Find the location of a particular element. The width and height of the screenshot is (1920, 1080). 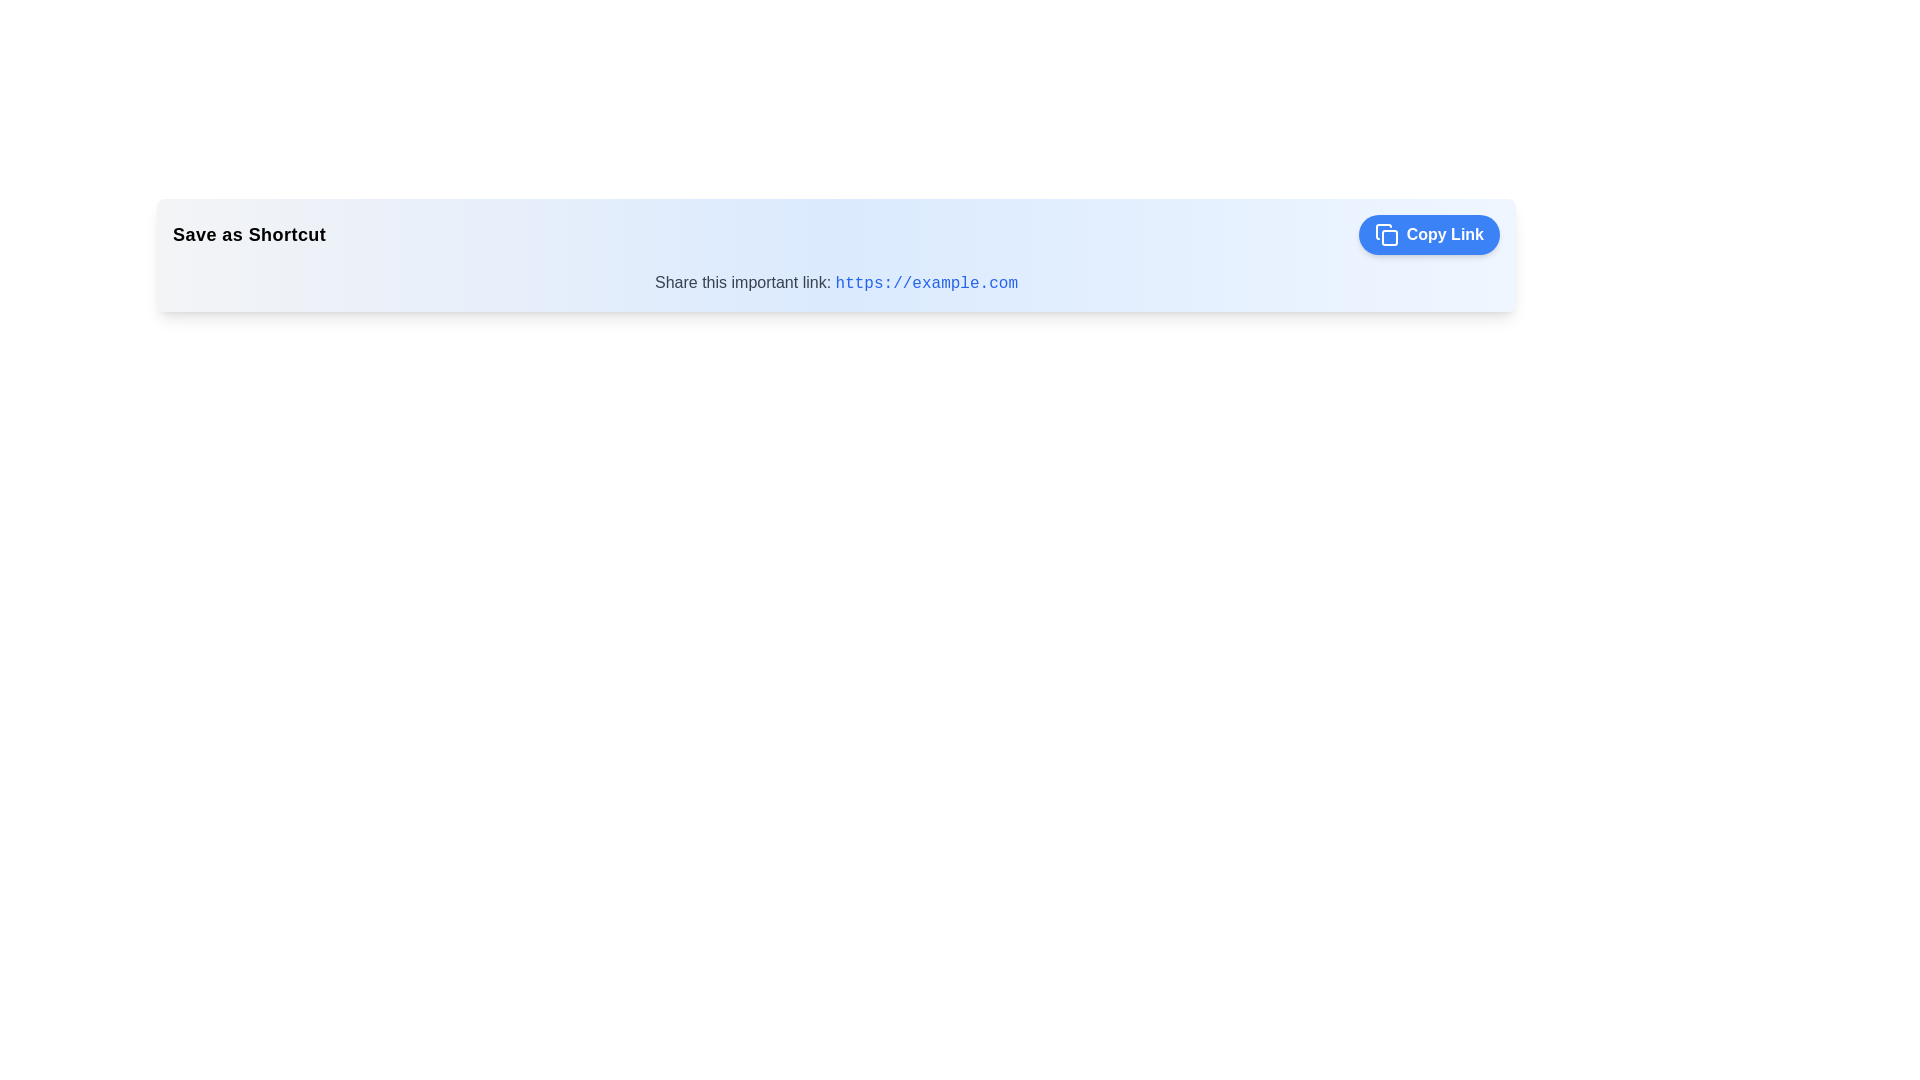

the highlighted URL portion of the text element displaying 'Share this important link: https://example.com' is located at coordinates (836, 283).